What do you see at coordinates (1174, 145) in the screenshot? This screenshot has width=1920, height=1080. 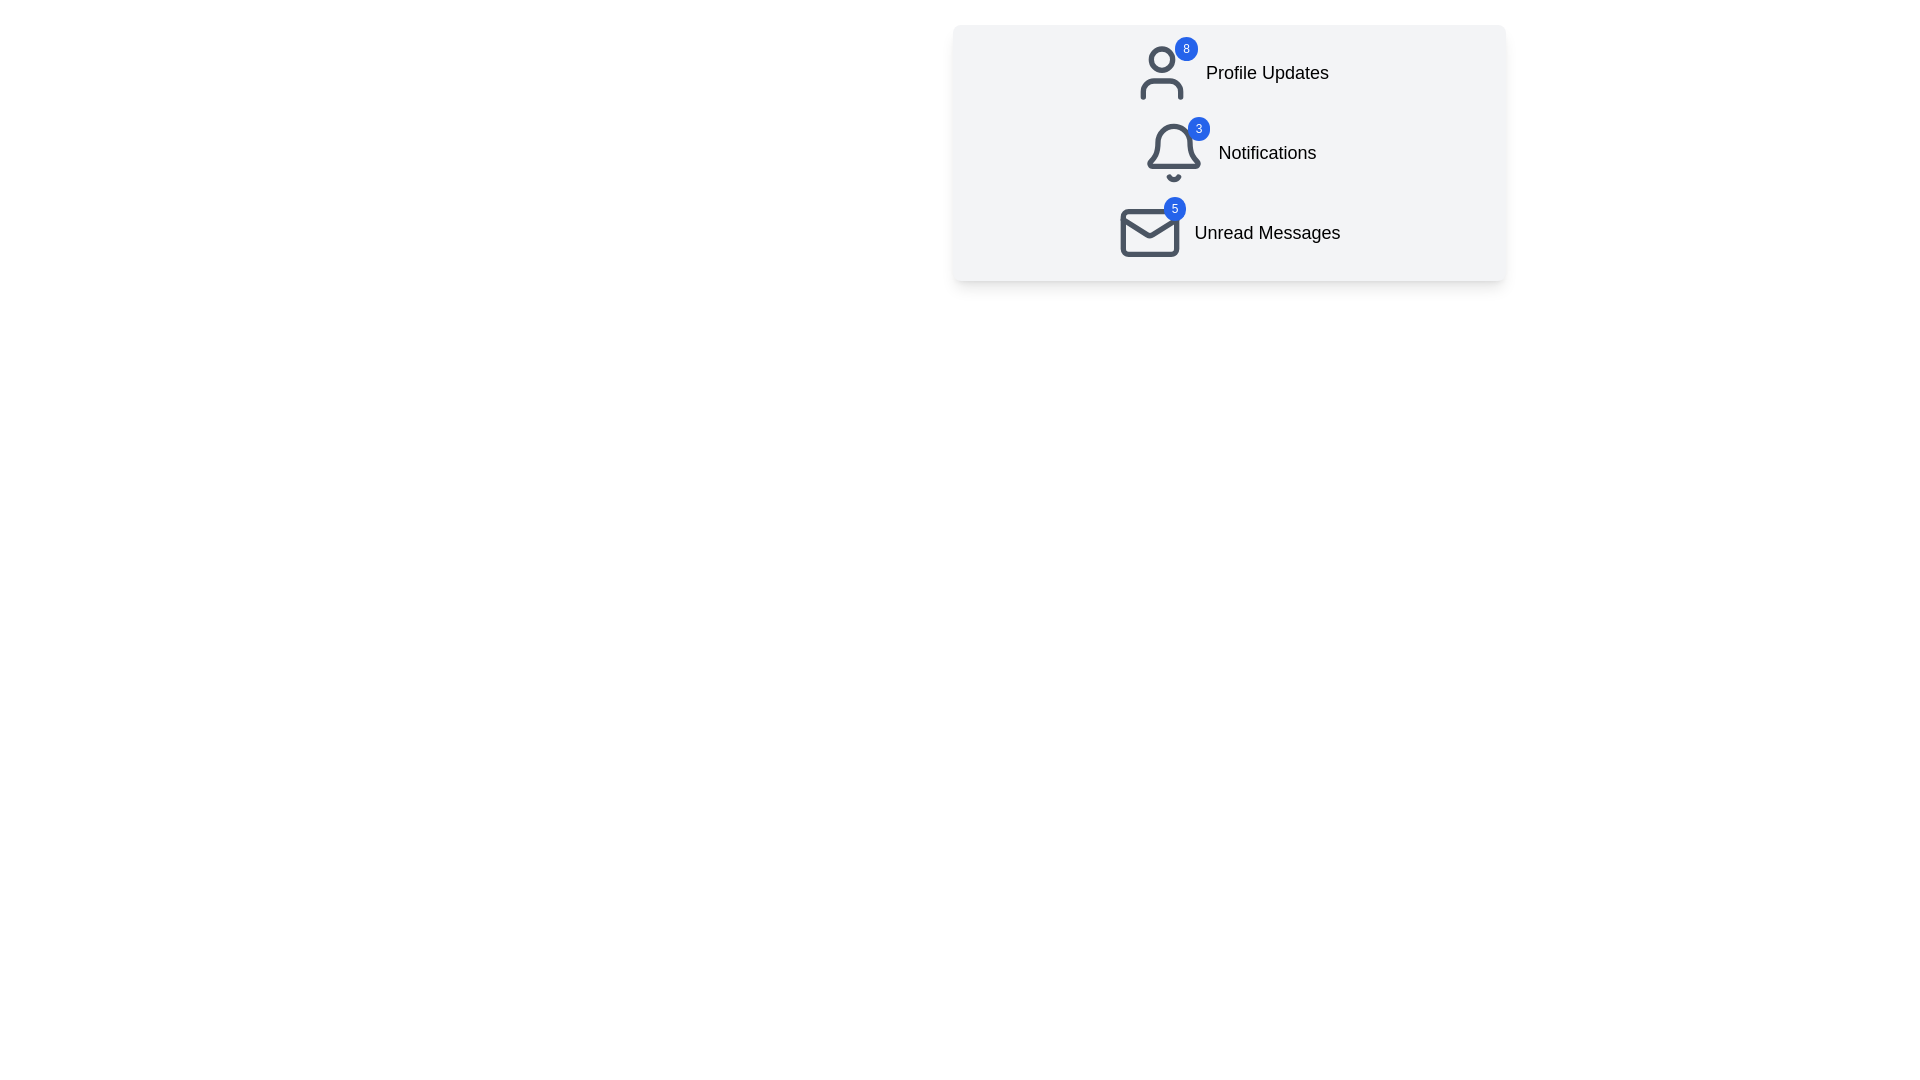 I see `the notification icon, which is a bell icon located in the middle of the horizontal notification menu, positioned directly above the 'Notifications' label` at bounding box center [1174, 145].